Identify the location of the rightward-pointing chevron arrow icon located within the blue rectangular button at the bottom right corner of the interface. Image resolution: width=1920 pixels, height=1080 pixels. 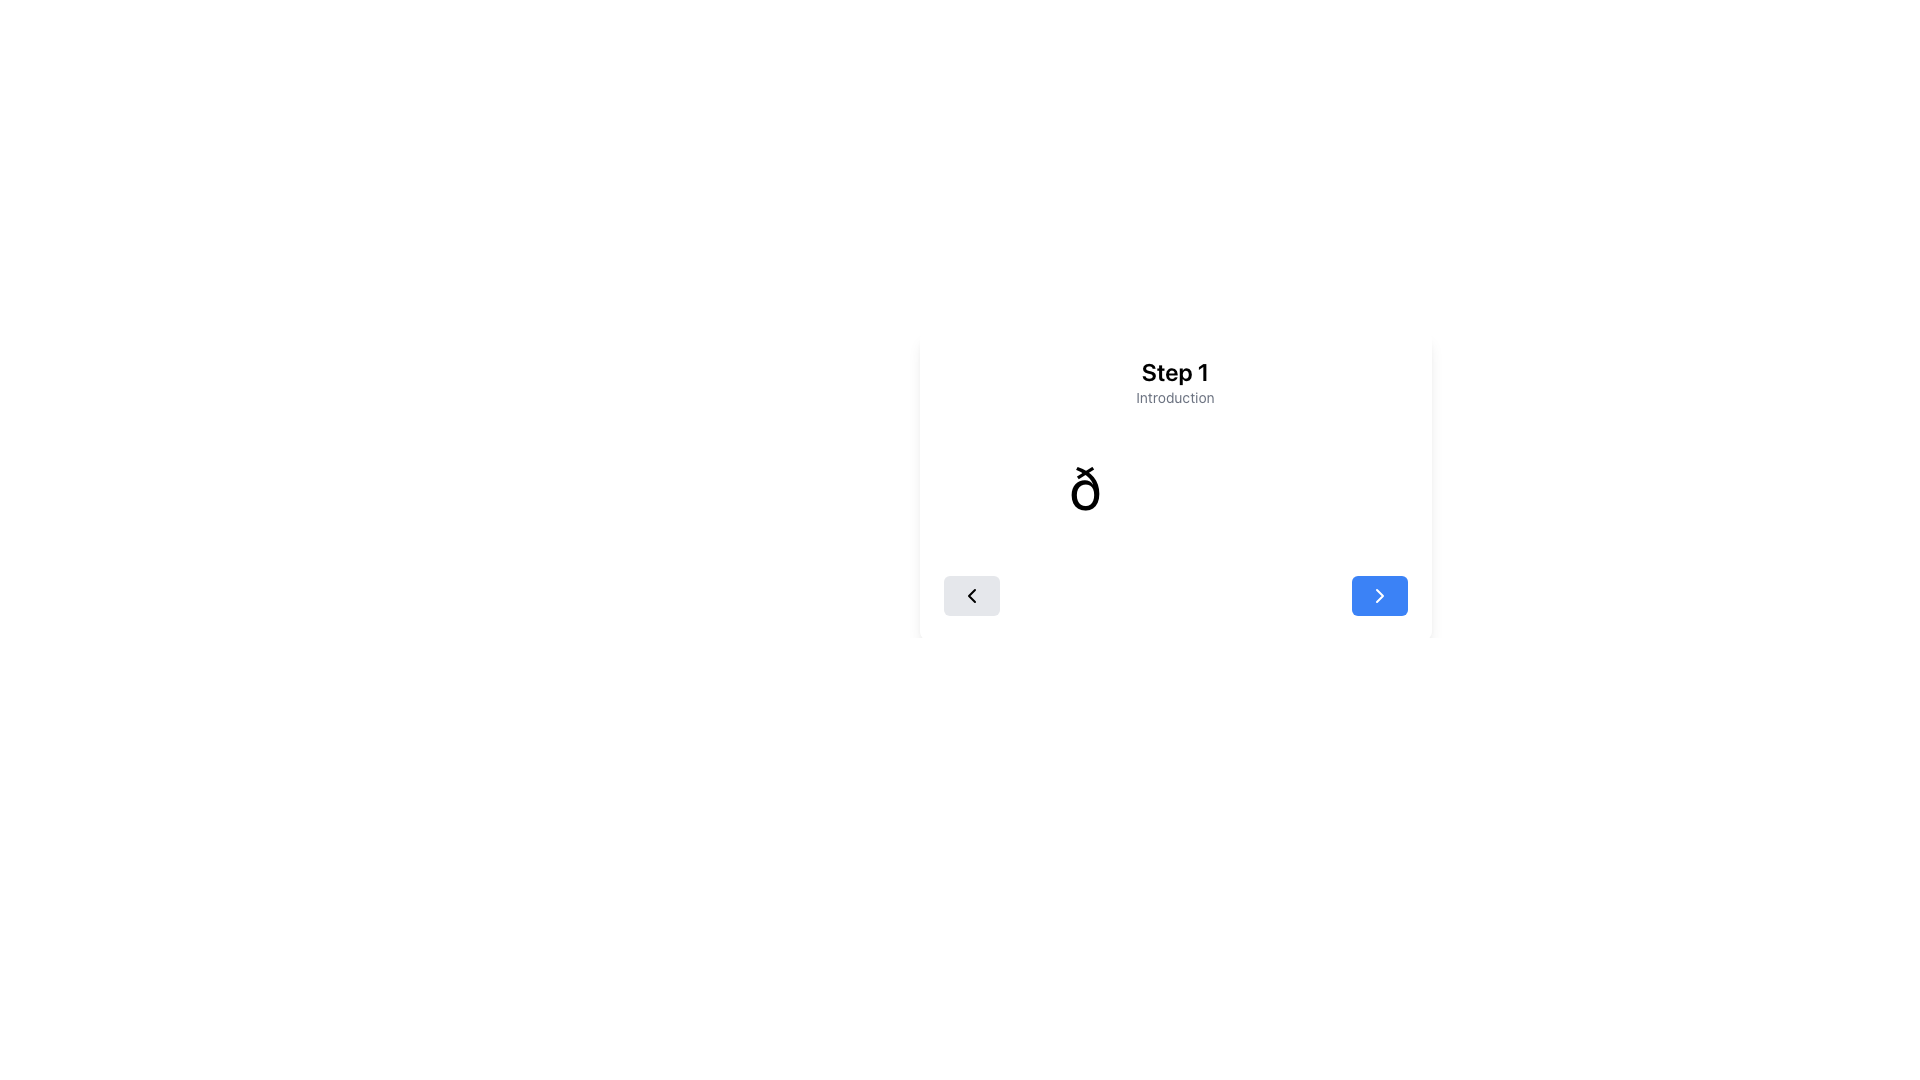
(1378, 595).